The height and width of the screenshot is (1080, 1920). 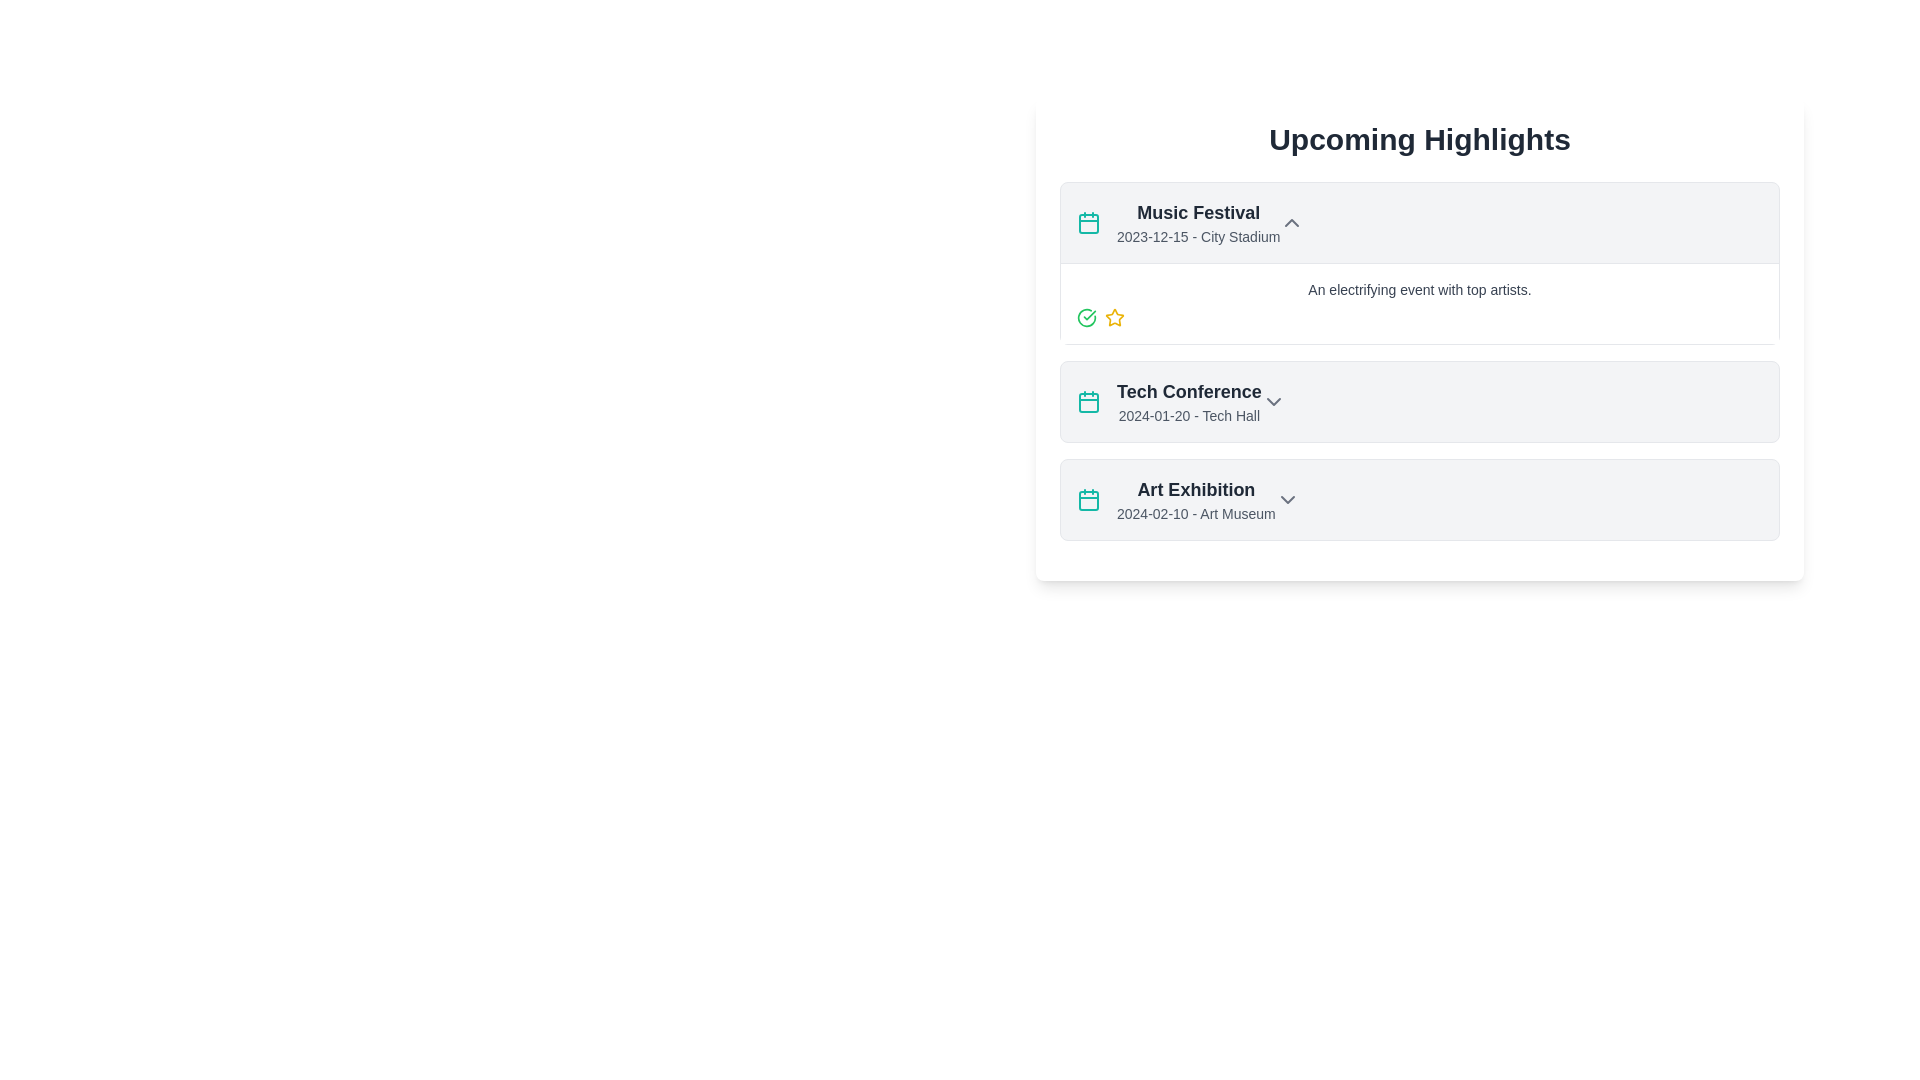 I want to click on the Icon component within the SVG calendar illustration, which indicates a date or event, located at the top-left corner of the first event entry next to the 'Music Festival' title, so click(x=1088, y=223).